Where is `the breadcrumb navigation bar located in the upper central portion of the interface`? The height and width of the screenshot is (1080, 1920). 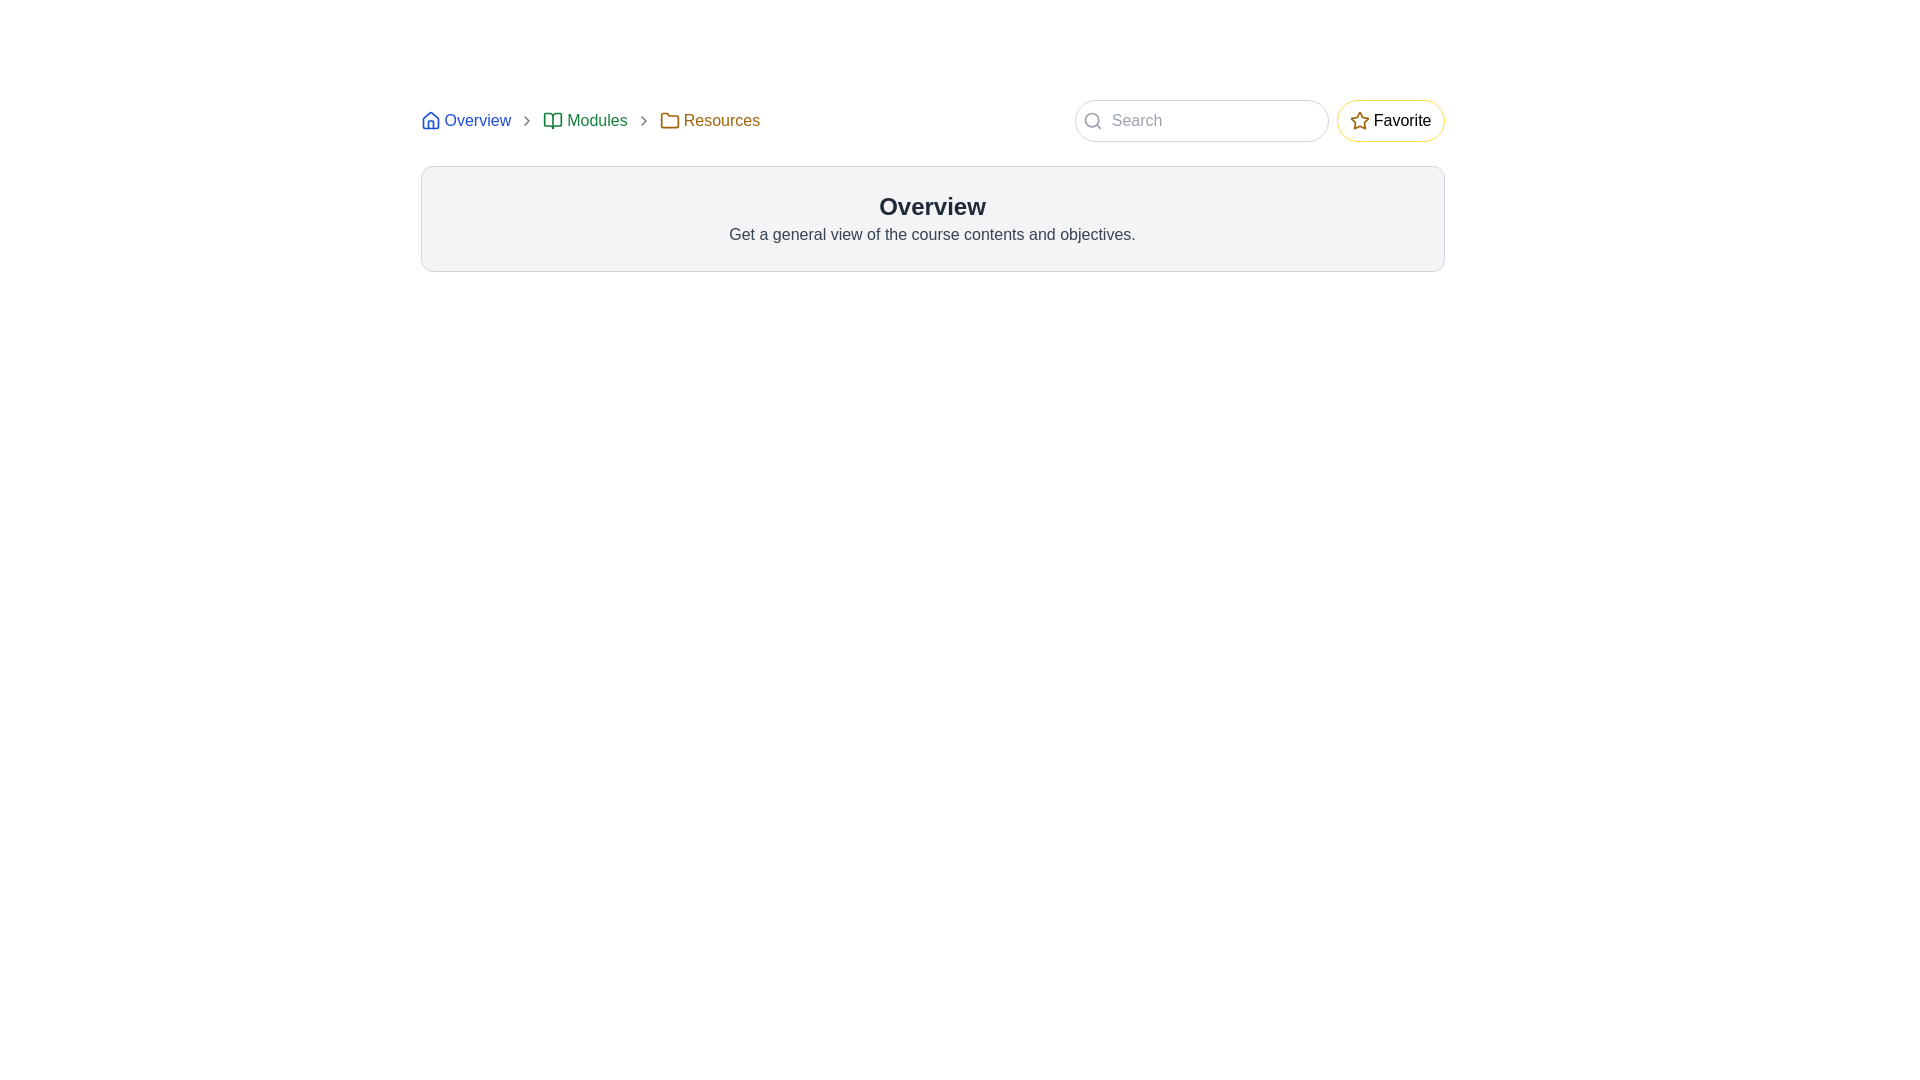 the breadcrumb navigation bar located in the upper central portion of the interface is located at coordinates (589, 120).